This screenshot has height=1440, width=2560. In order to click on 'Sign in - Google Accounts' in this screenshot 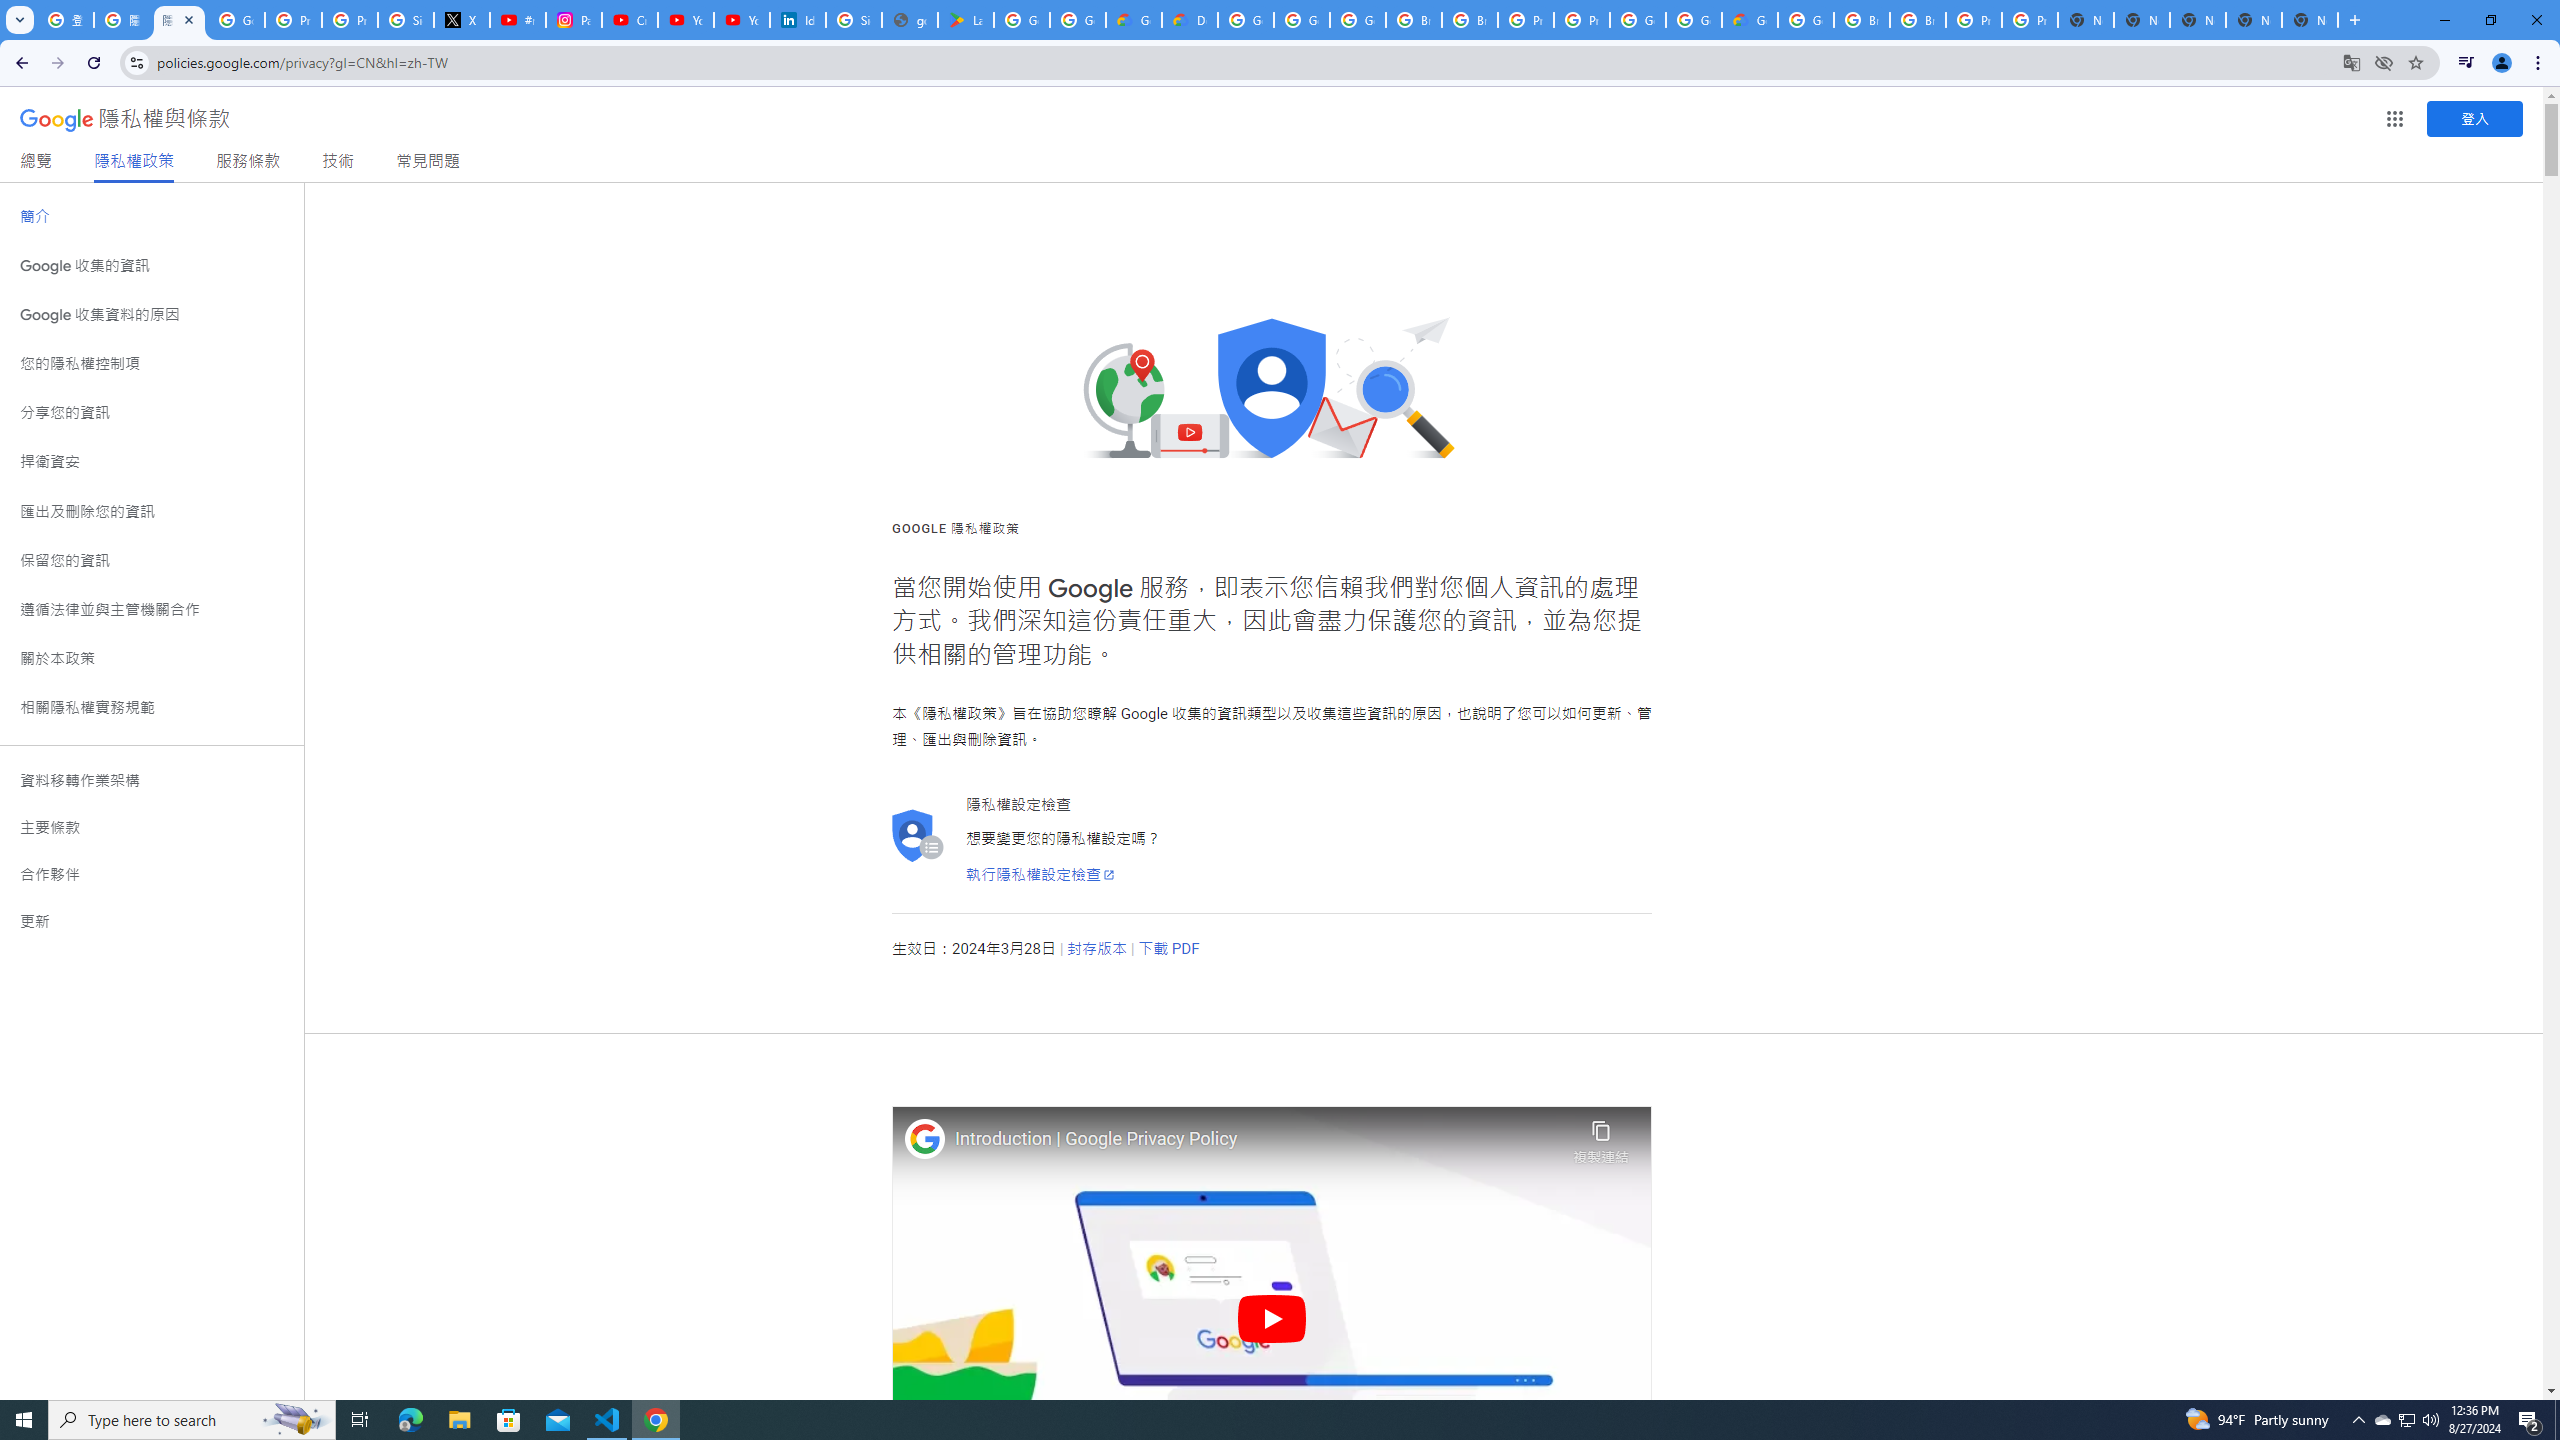, I will do `click(404, 19)`.